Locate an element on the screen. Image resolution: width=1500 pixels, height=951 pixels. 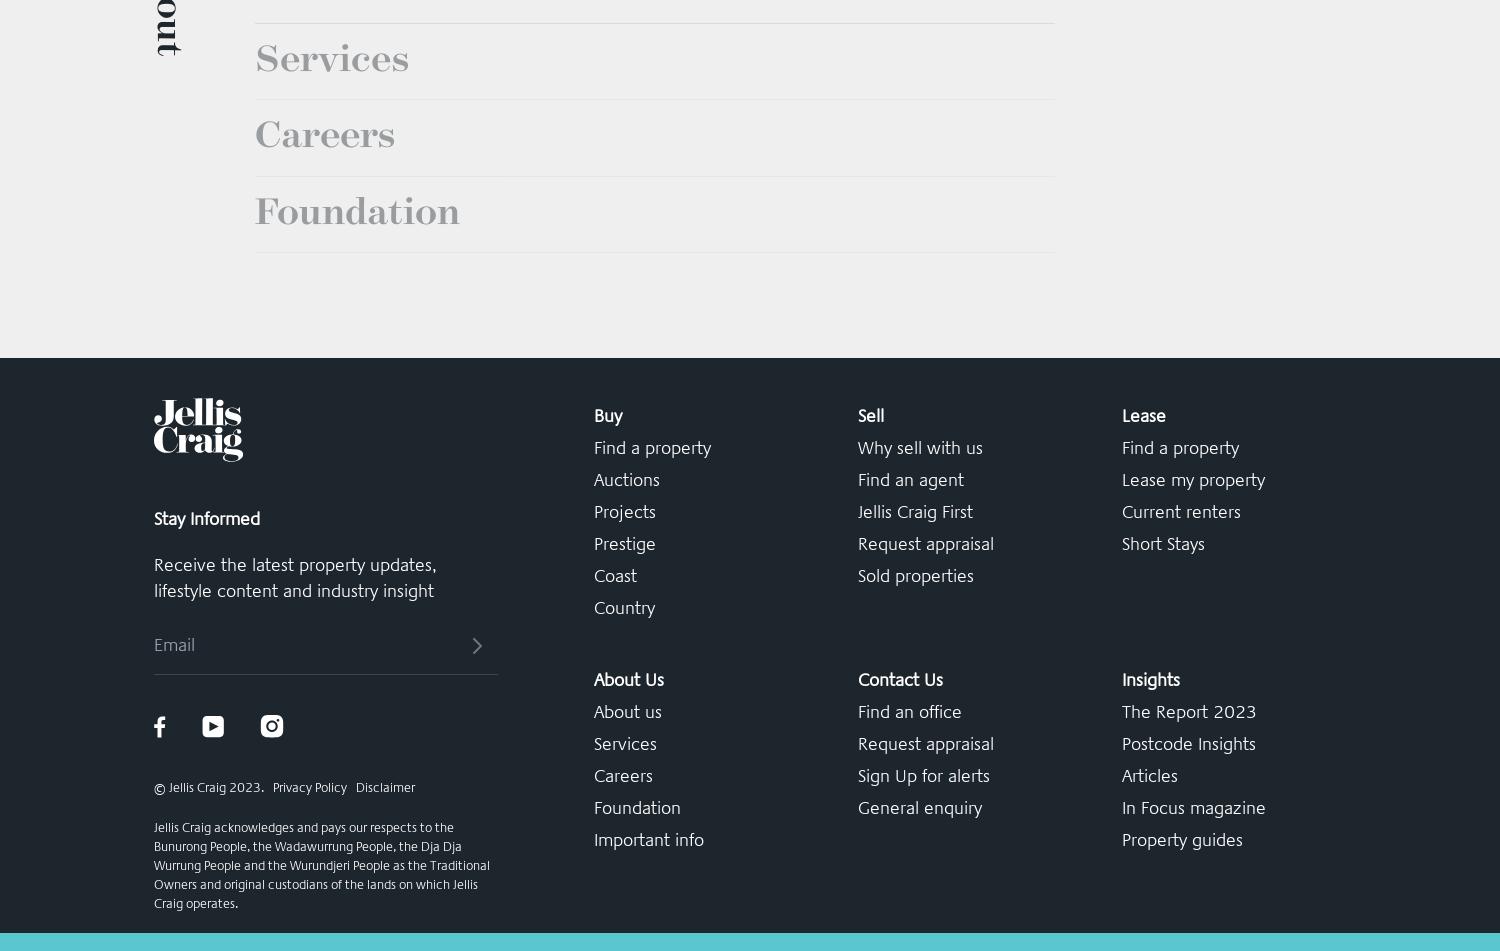
'Coast' is located at coordinates (614, 885).